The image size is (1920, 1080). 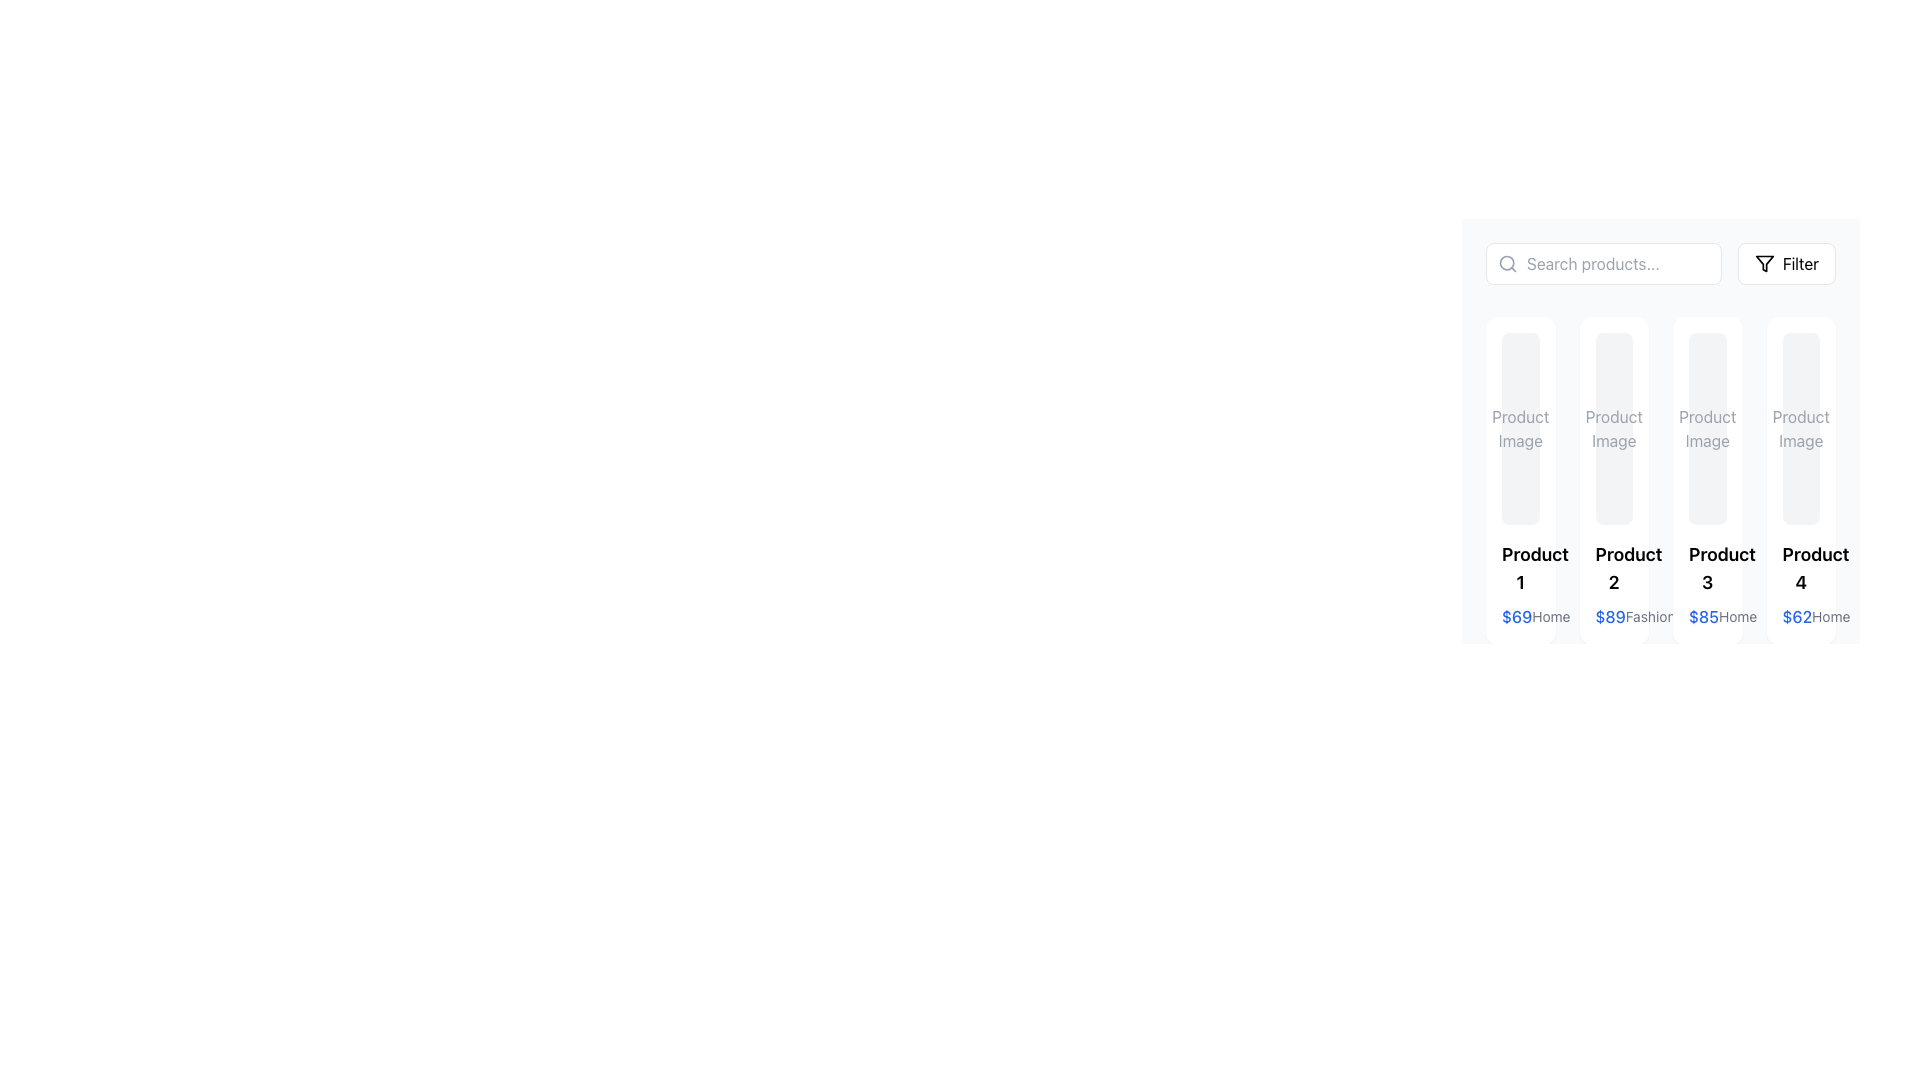 What do you see at coordinates (1801, 569) in the screenshot?
I see `the Text Label element that reads 'Product 4', which is bold and positioned below the image placeholder in the product card` at bounding box center [1801, 569].